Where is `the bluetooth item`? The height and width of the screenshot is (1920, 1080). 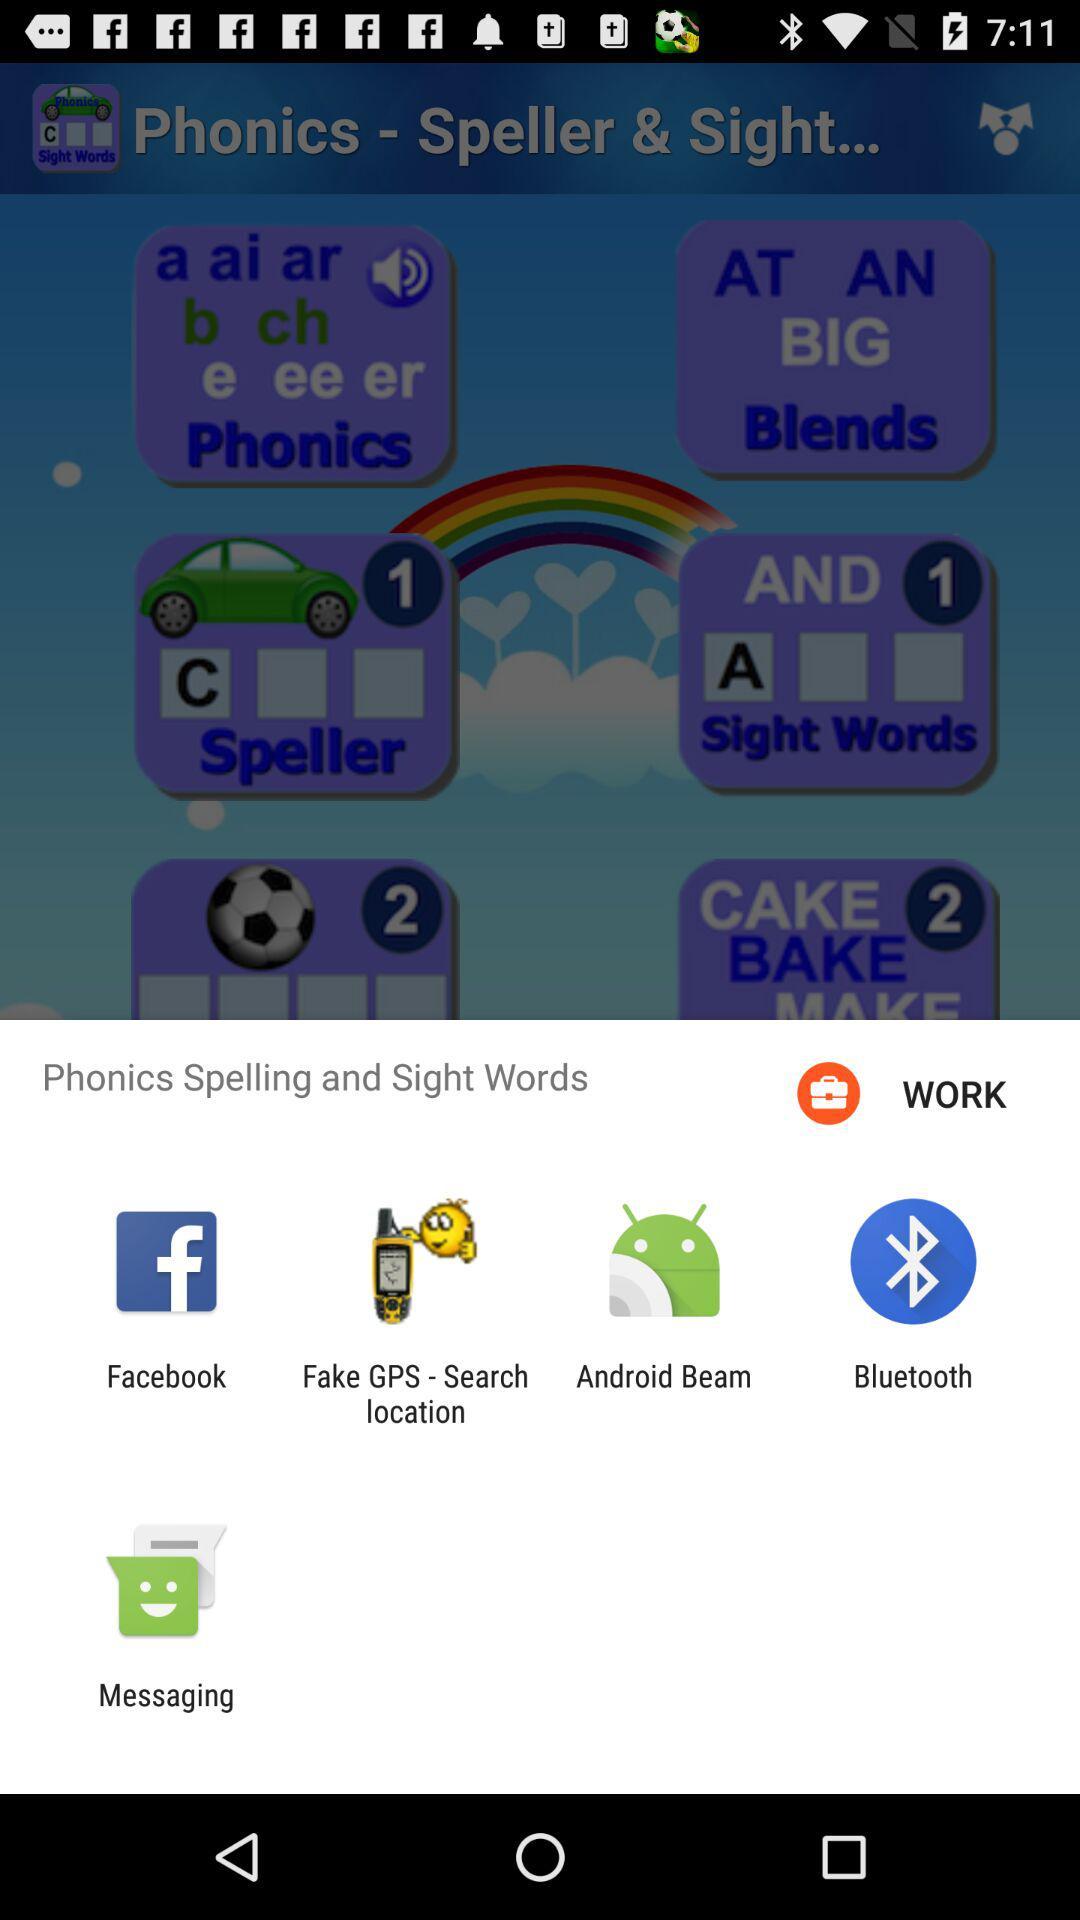
the bluetooth item is located at coordinates (913, 1392).